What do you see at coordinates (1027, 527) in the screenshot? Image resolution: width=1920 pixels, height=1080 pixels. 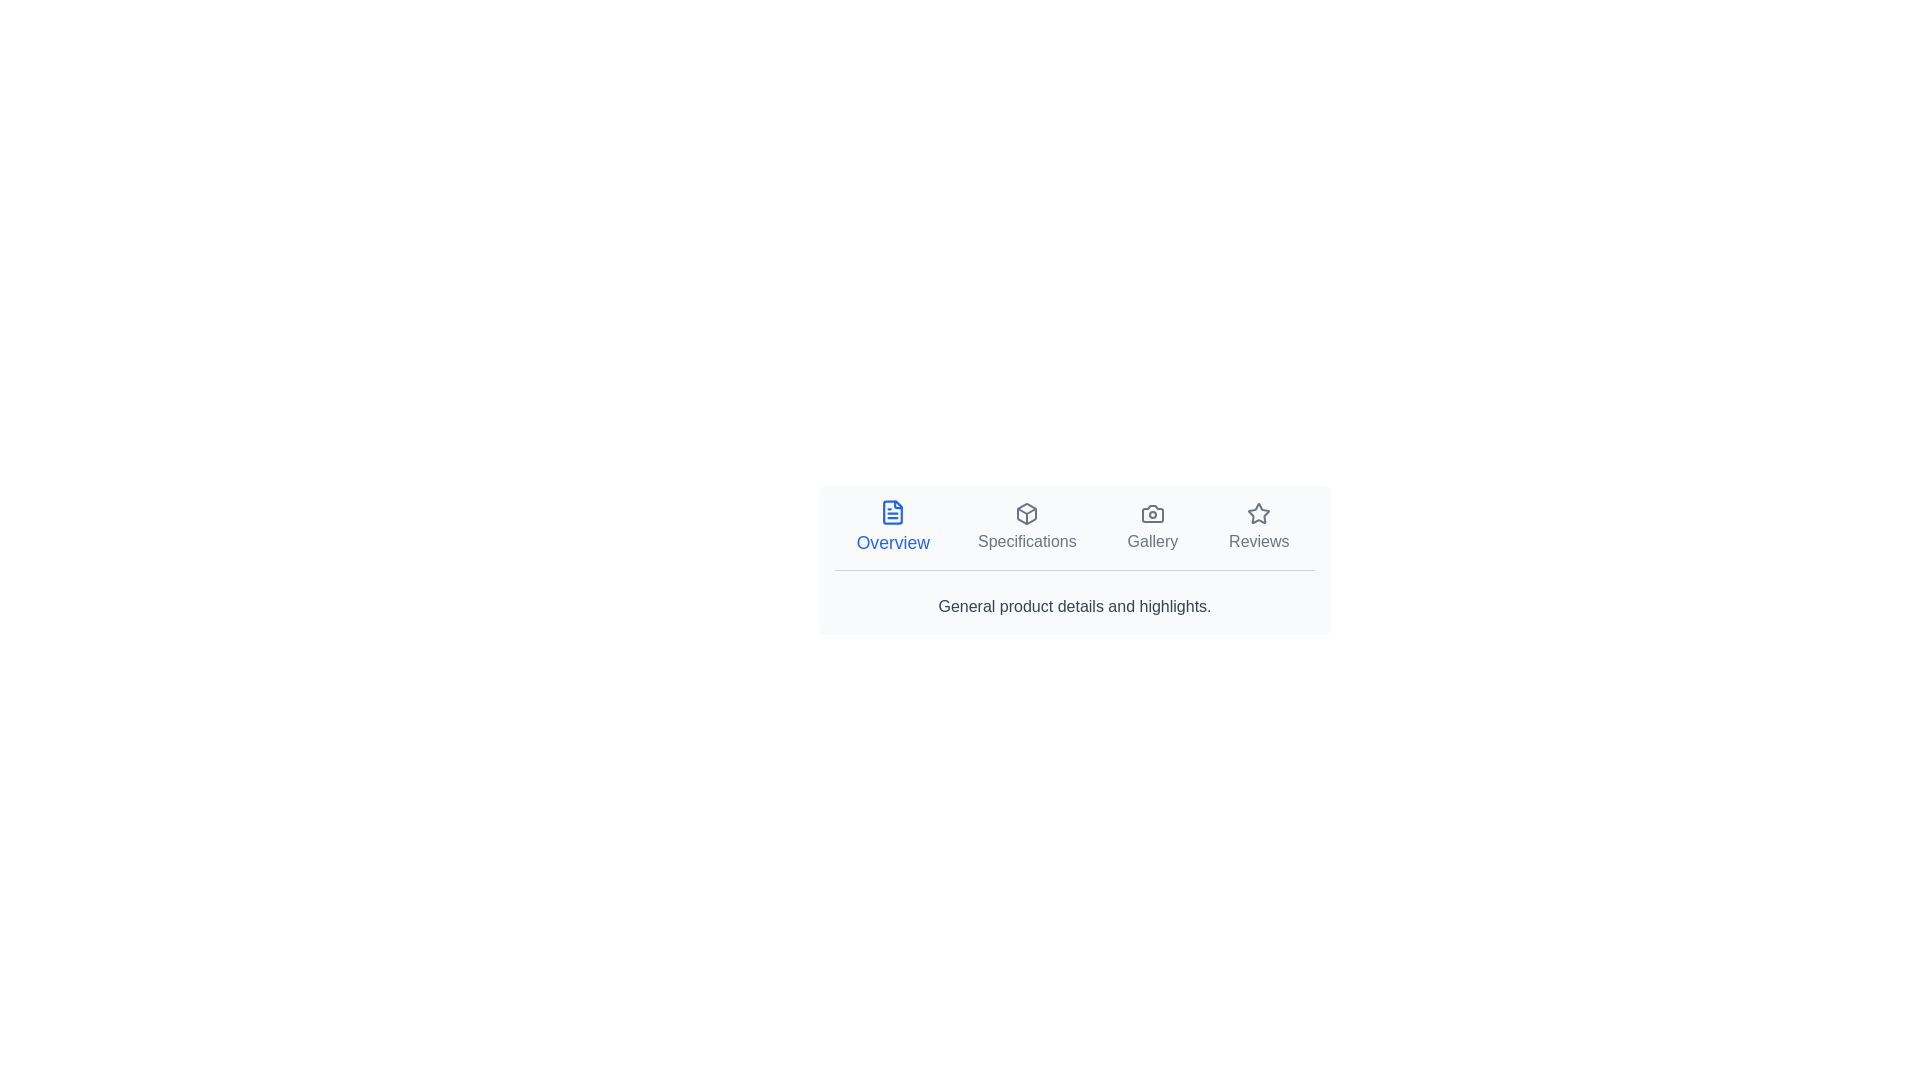 I see `the Specifications tab` at bounding box center [1027, 527].